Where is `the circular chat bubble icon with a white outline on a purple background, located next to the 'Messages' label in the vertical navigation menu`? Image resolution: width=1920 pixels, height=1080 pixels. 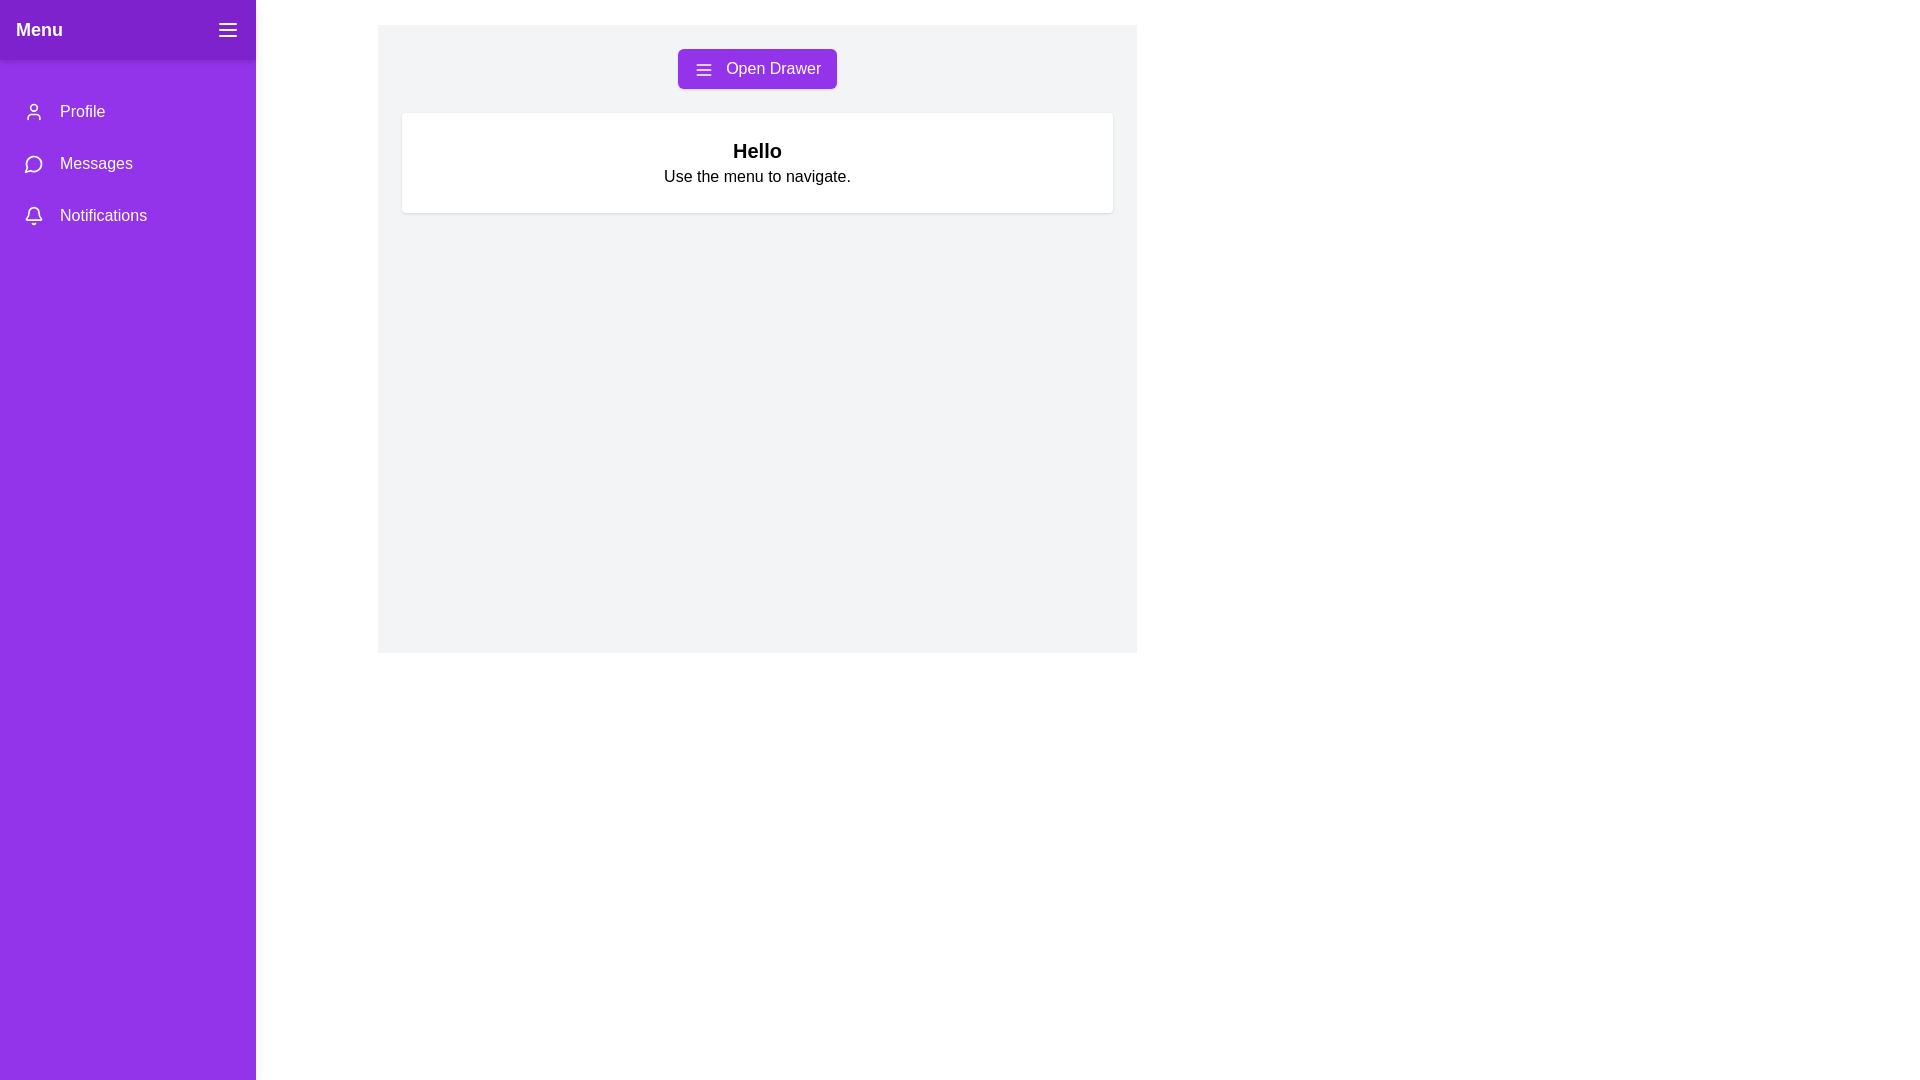 the circular chat bubble icon with a white outline on a purple background, located next to the 'Messages' label in the vertical navigation menu is located at coordinates (33, 163).